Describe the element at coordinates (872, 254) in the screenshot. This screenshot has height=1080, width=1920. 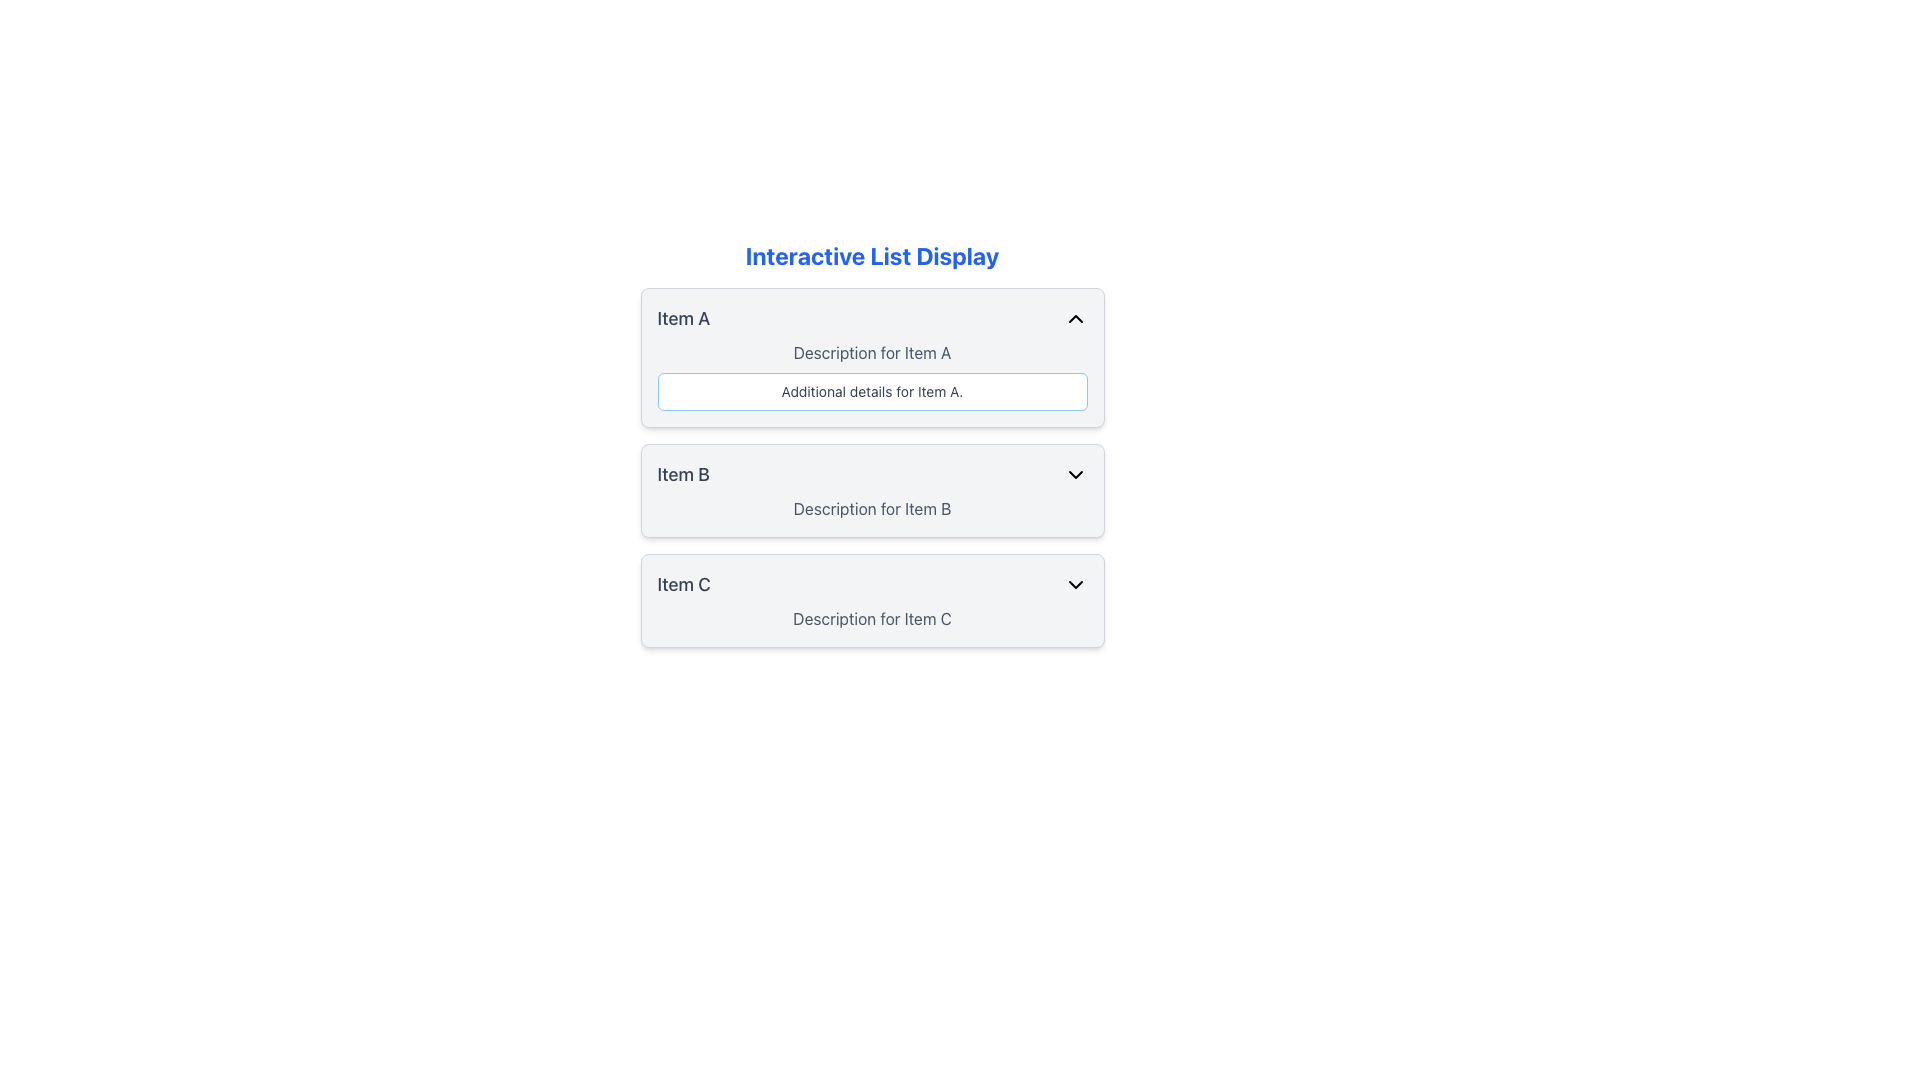
I see `the prominent heading text styled in bold, large blue font that reads 'Interactive List Display', which is located above the list of items` at that location.